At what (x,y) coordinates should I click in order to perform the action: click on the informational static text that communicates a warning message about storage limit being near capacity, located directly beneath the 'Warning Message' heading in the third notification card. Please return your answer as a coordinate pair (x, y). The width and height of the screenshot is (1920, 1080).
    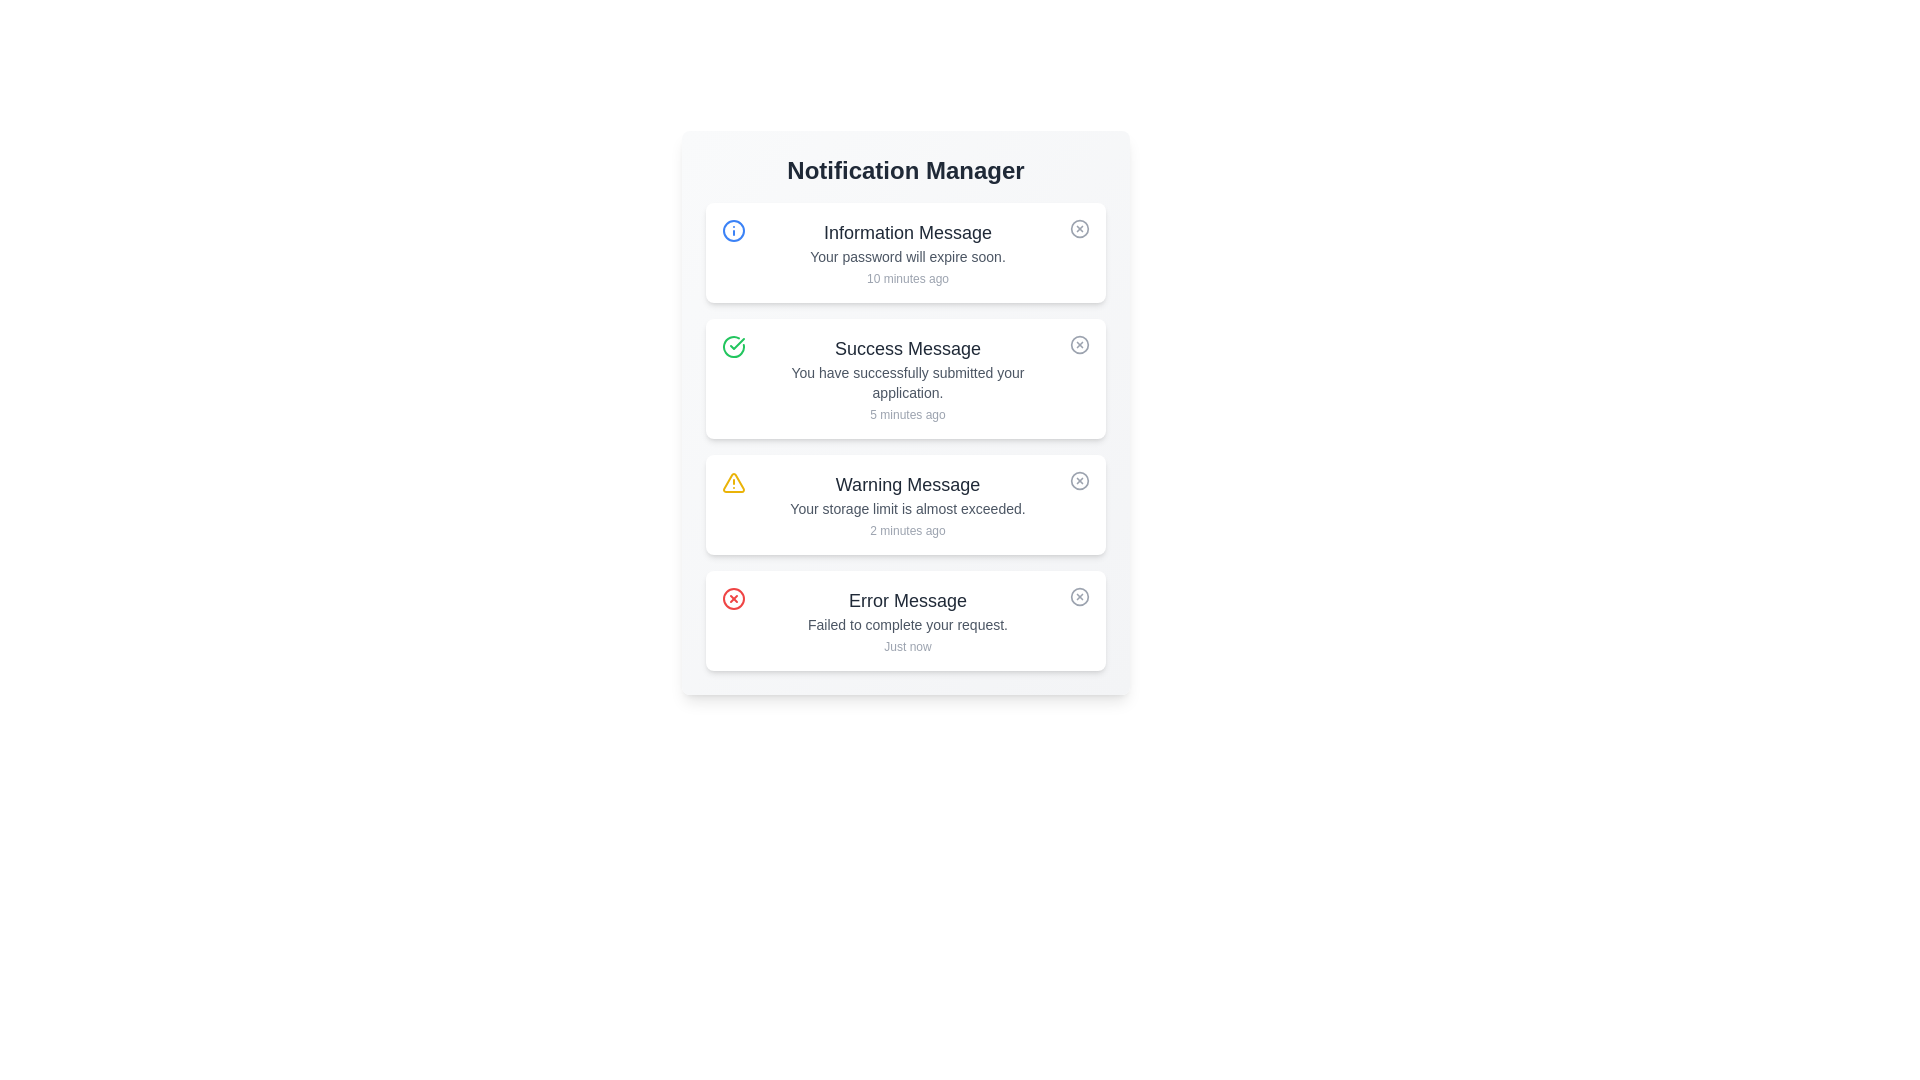
    Looking at the image, I should click on (906, 508).